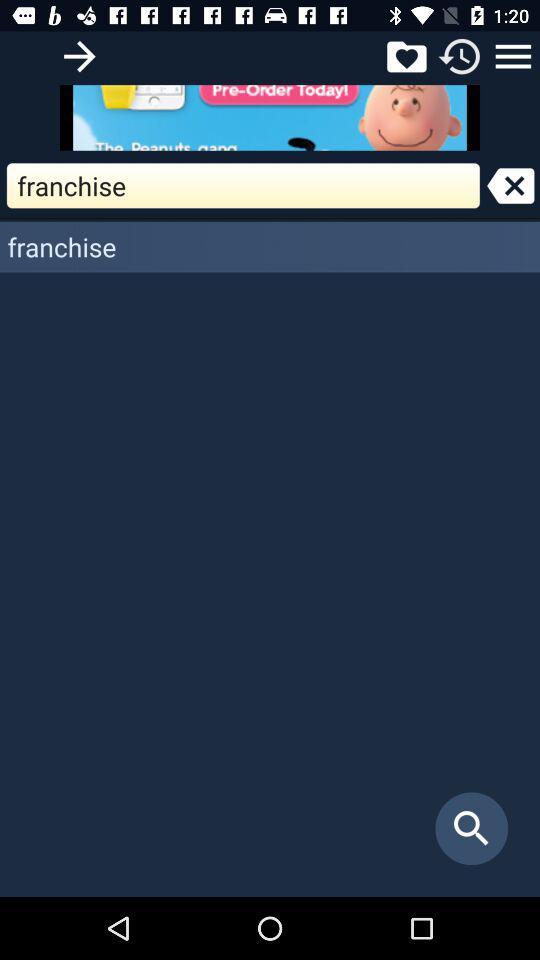  Describe the element at coordinates (270, 117) in the screenshot. I see `open advertisement` at that location.